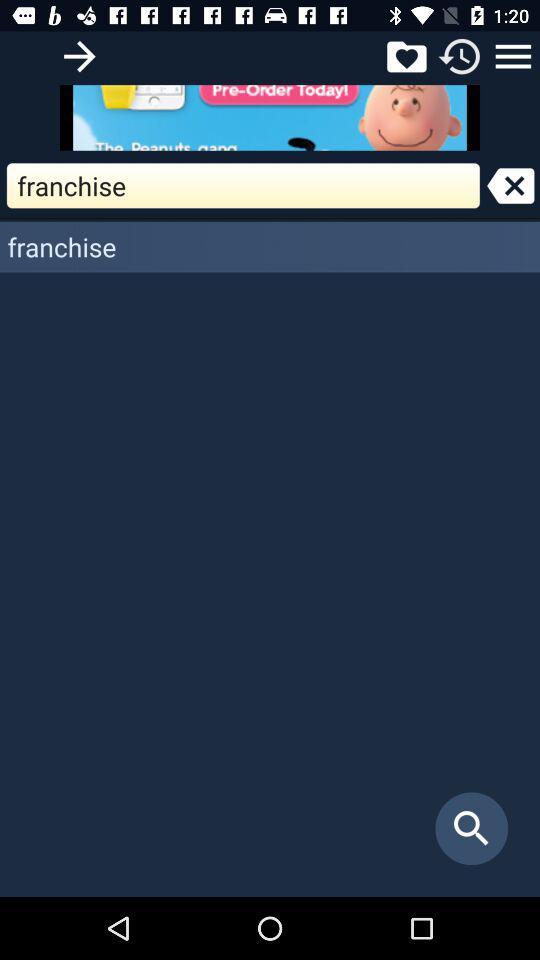  Describe the element at coordinates (270, 117) in the screenshot. I see `open advertisement` at that location.